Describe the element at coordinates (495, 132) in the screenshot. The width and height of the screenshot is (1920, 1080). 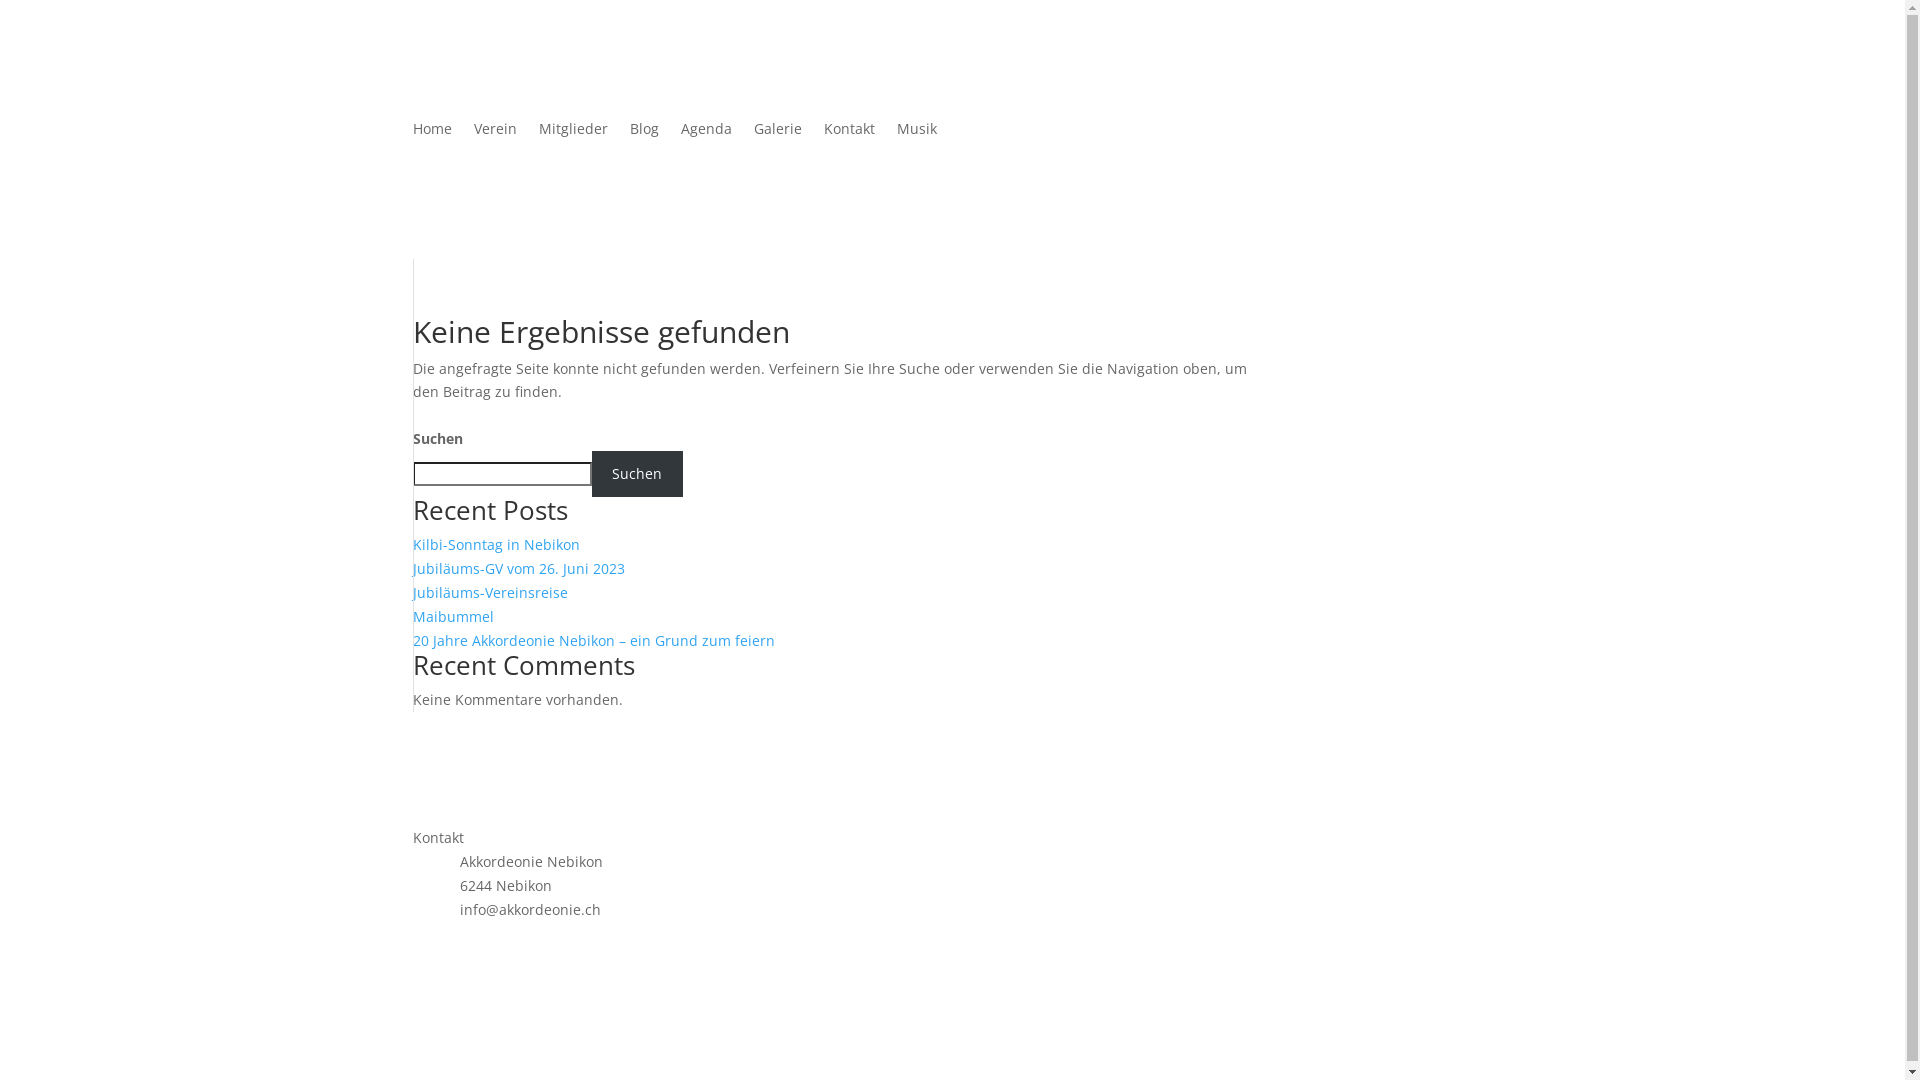
I see `'Verein'` at that location.